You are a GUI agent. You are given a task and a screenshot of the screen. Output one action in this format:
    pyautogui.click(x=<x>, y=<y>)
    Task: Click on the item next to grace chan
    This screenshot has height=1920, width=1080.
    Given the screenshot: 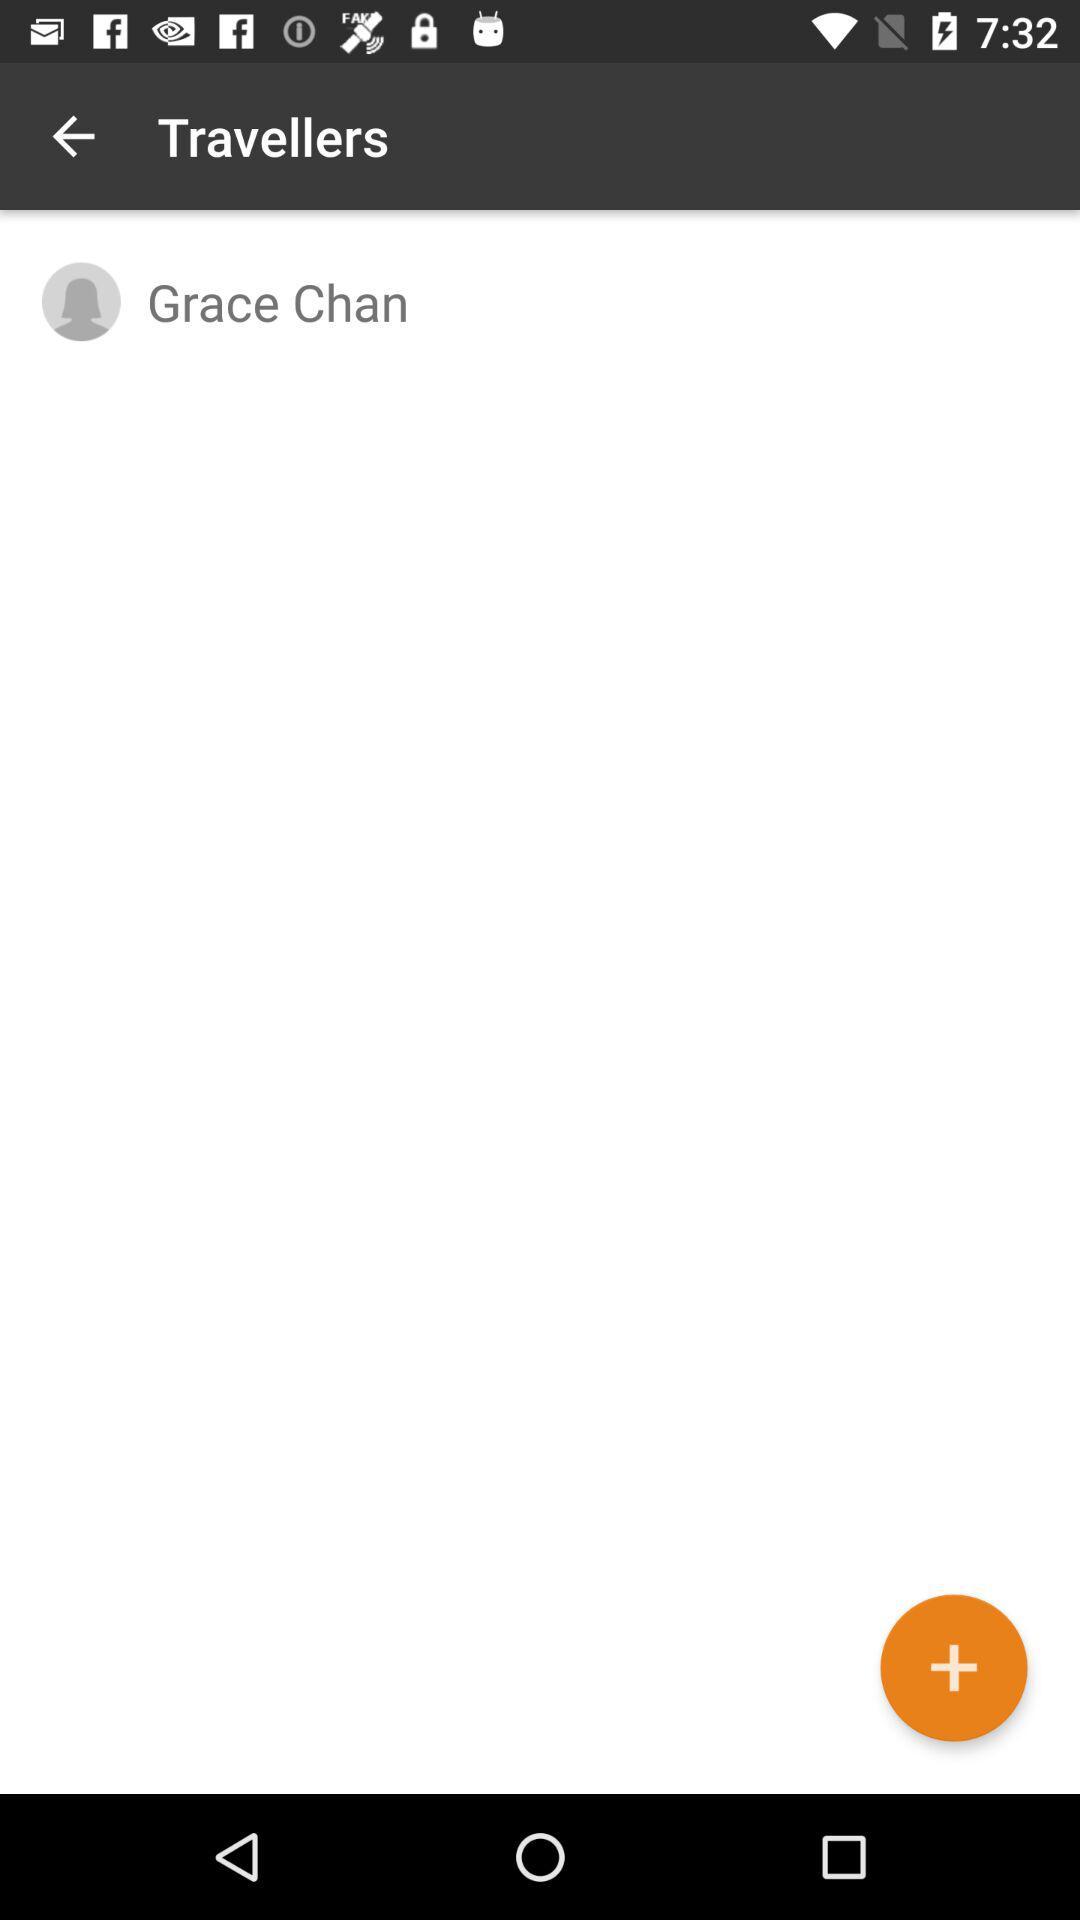 What is the action you would take?
    pyautogui.click(x=80, y=300)
    